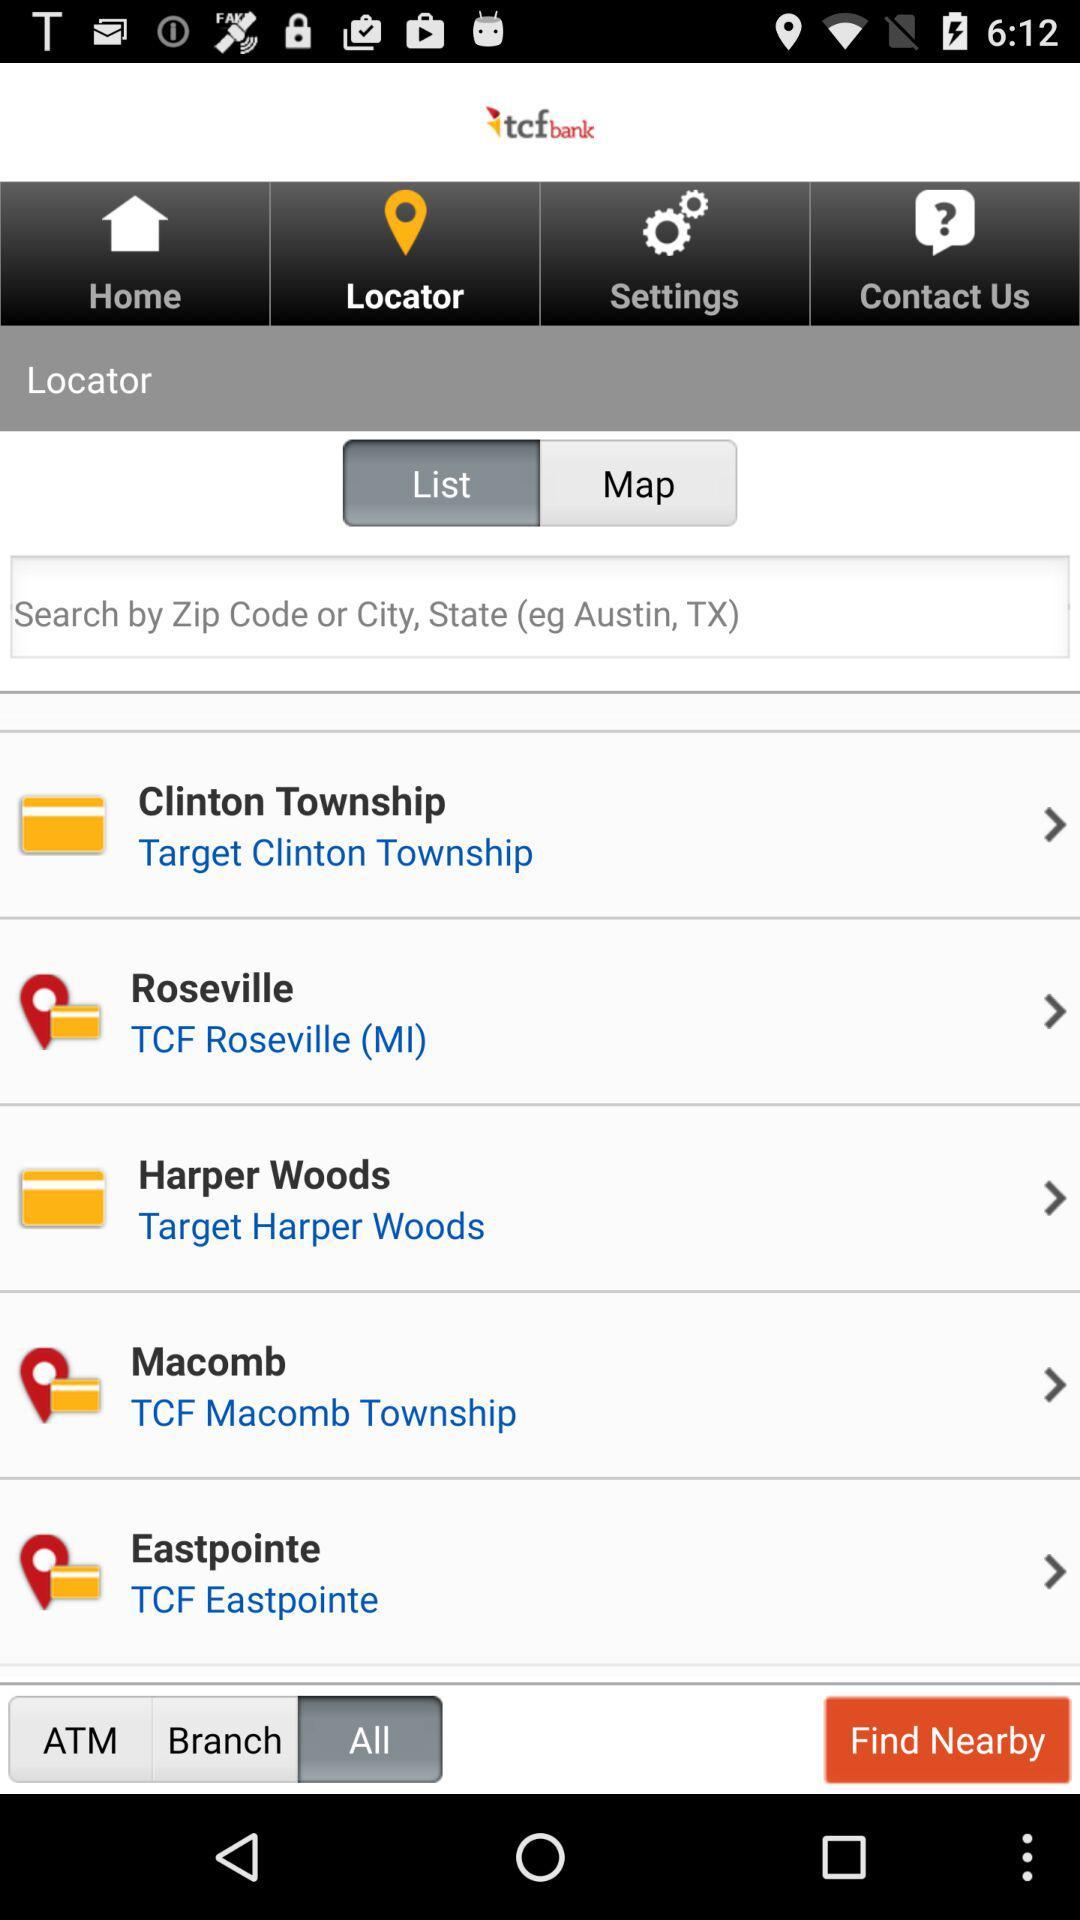 This screenshot has width=1080, height=1920. Describe the element at coordinates (638, 483) in the screenshot. I see `map item` at that location.